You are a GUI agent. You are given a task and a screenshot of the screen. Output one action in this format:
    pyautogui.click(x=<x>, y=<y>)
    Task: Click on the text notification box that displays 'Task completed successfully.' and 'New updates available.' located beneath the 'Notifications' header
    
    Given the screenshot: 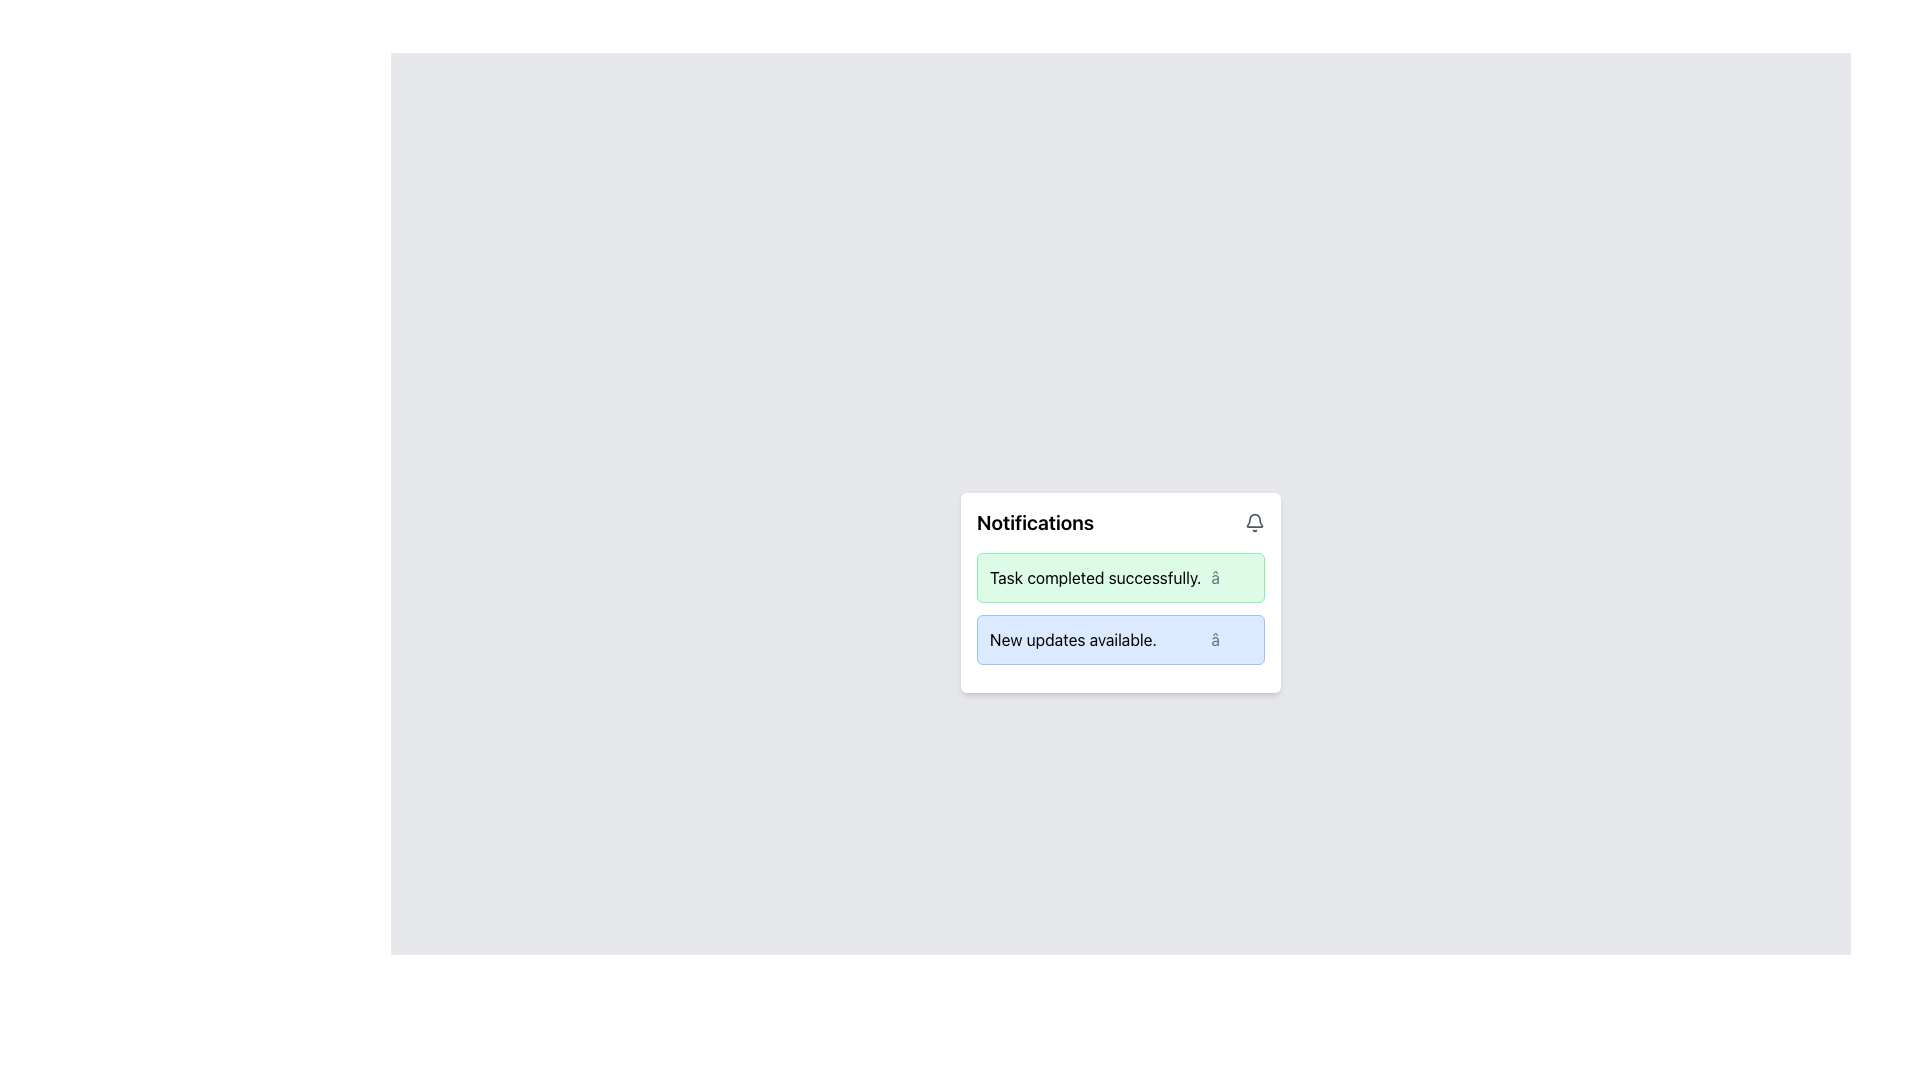 What is the action you would take?
    pyautogui.click(x=1121, y=608)
    